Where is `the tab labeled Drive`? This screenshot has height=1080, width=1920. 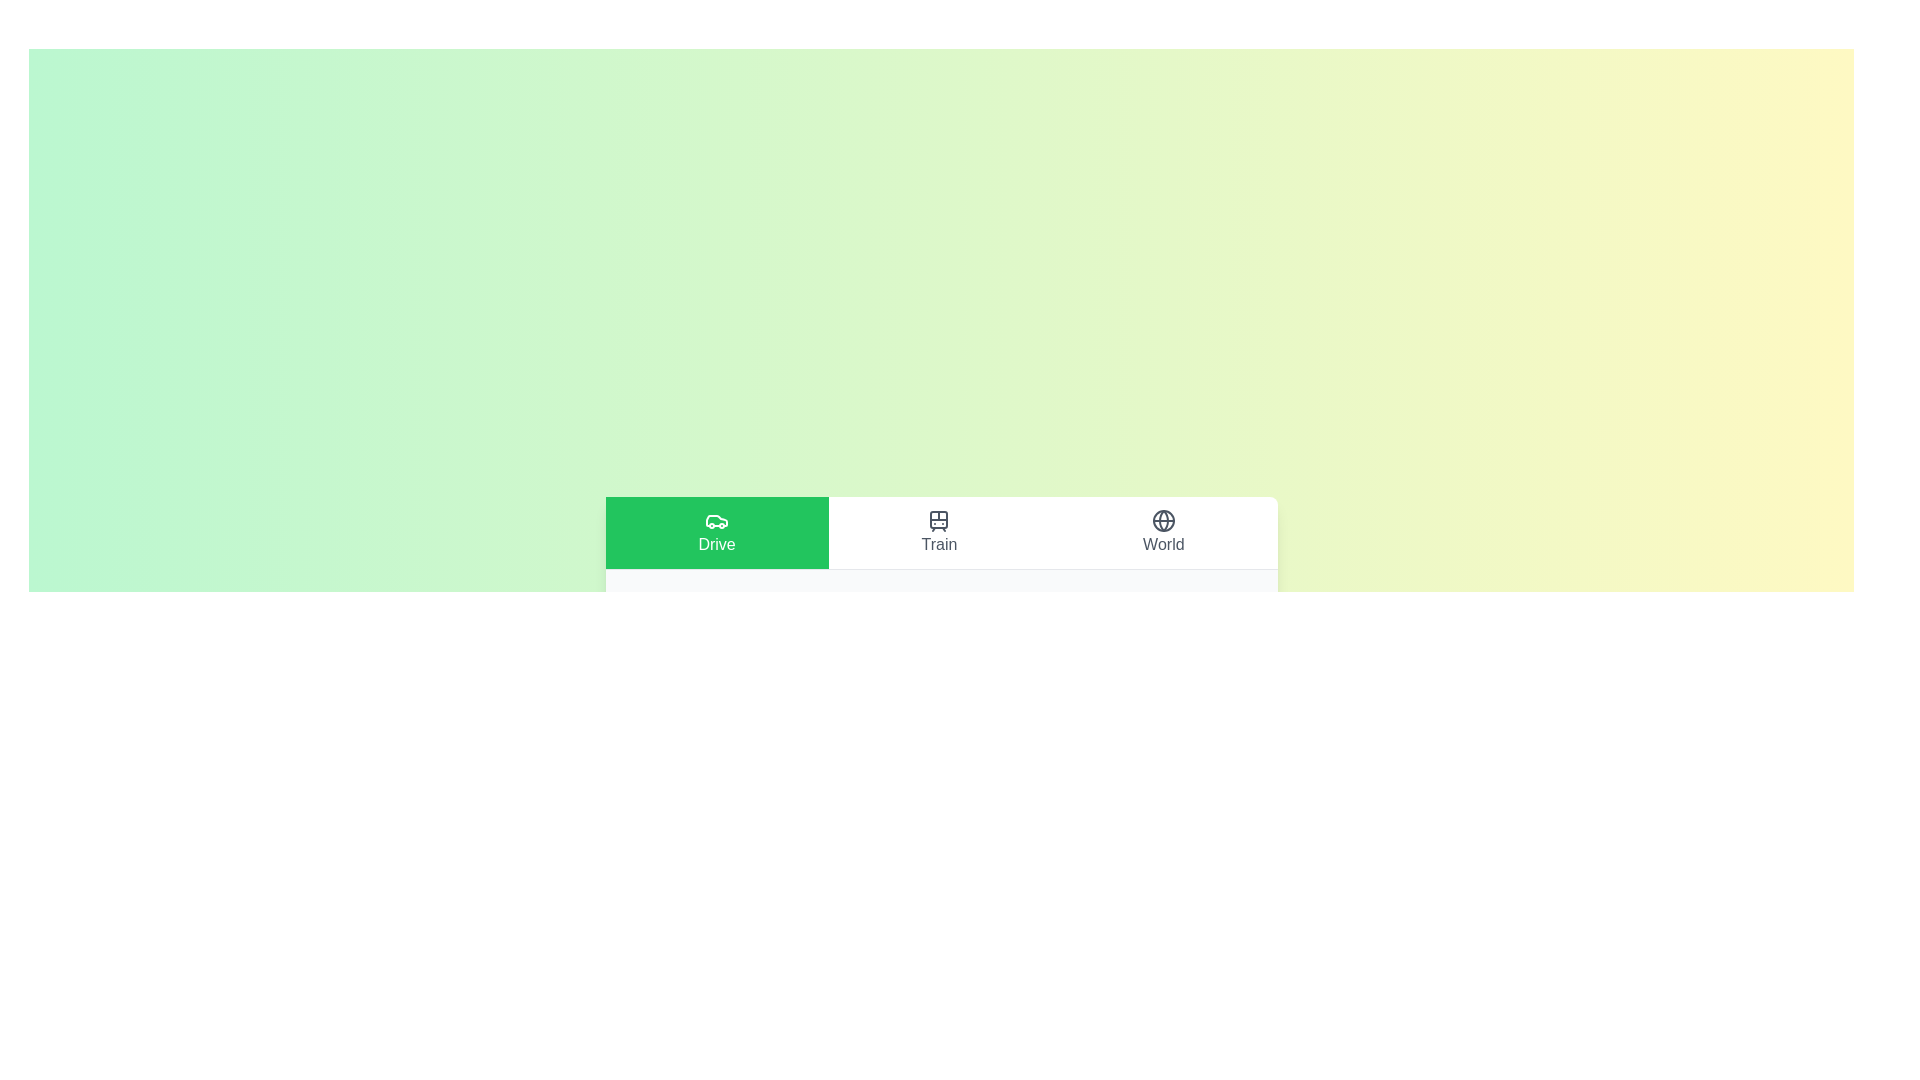
the tab labeled Drive is located at coordinates (717, 531).